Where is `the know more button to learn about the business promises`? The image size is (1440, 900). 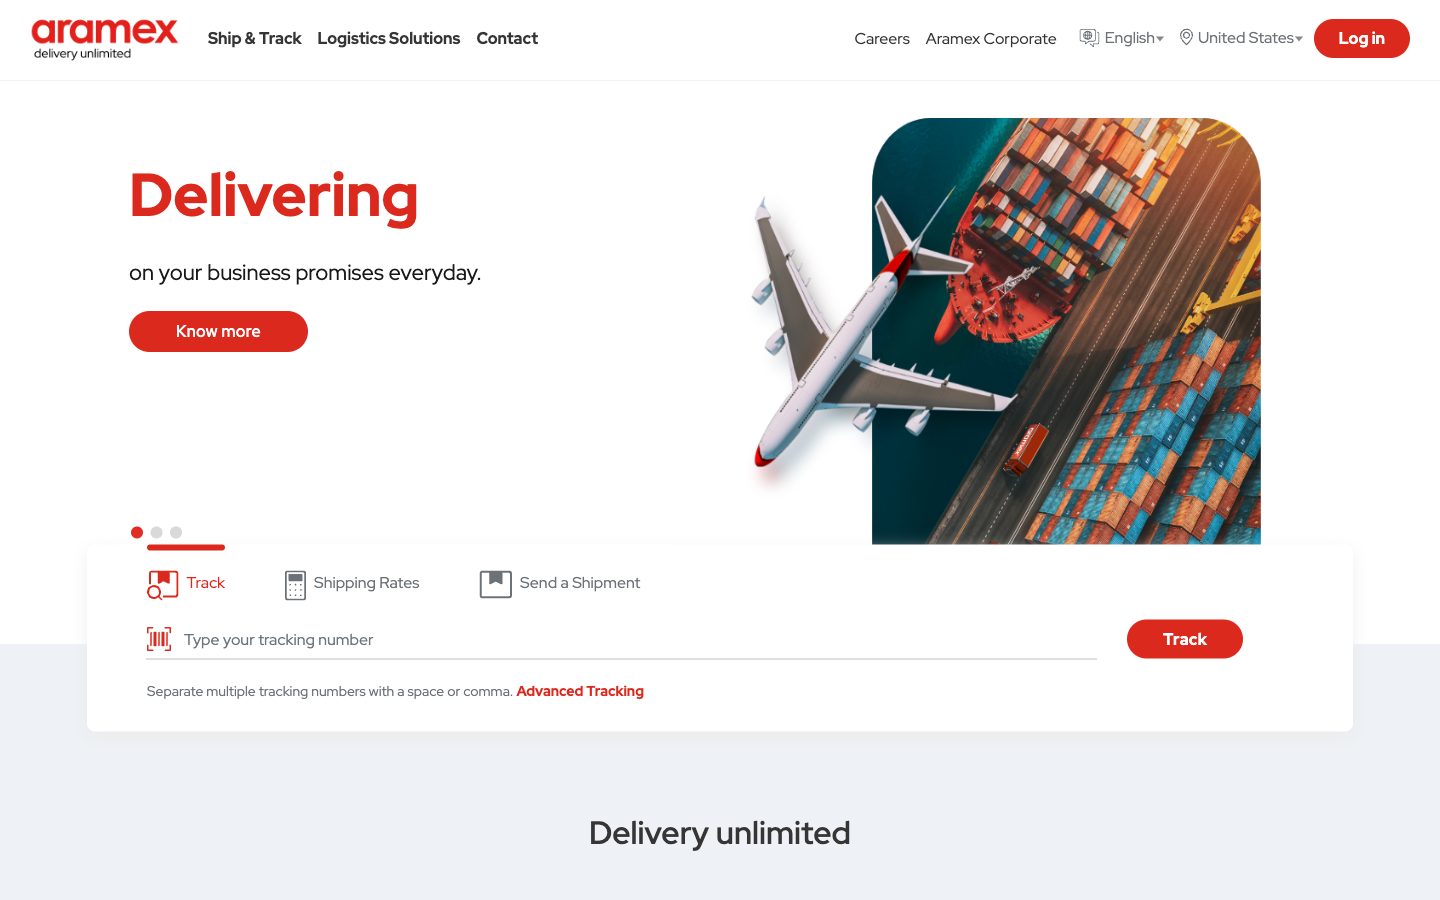
the know more button to learn about the business promises is located at coordinates (218, 330).